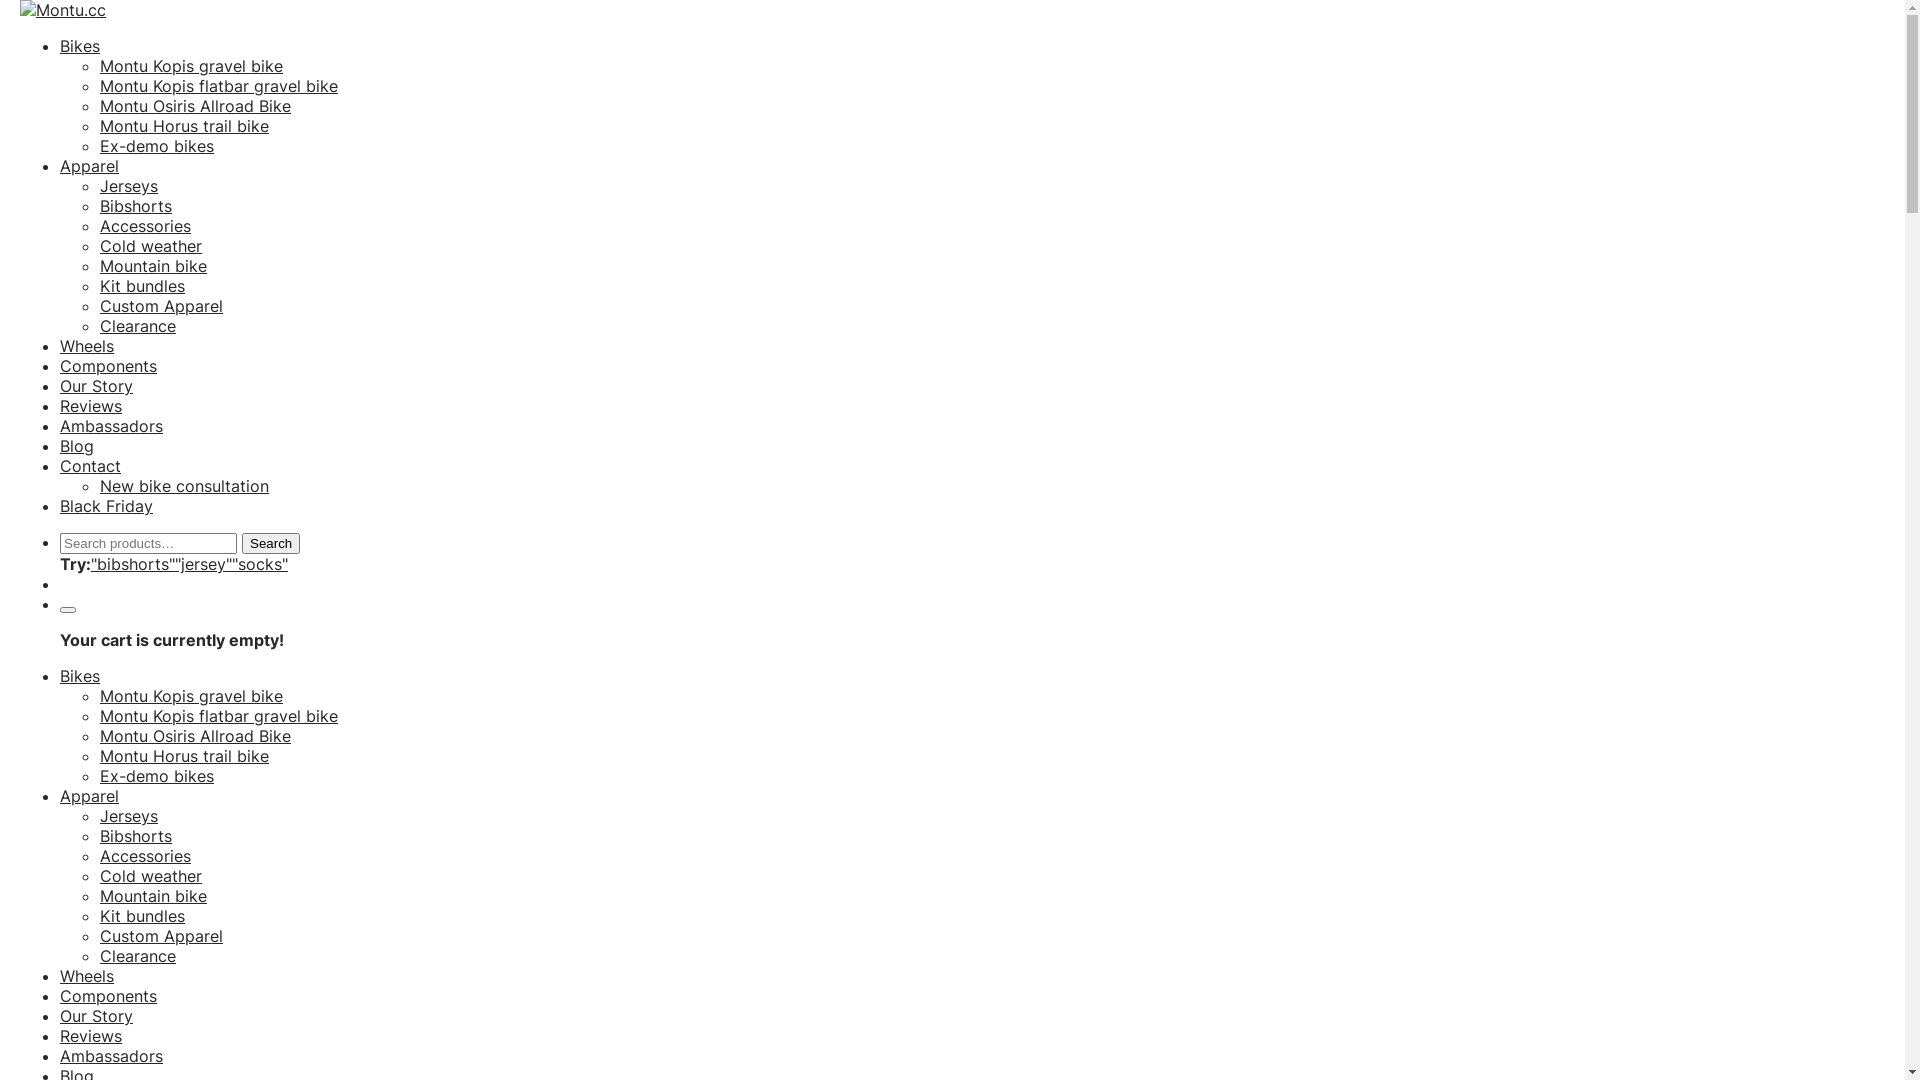 Image resolution: width=1920 pixels, height=1080 pixels. I want to click on 'Blog', so click(76, 445).